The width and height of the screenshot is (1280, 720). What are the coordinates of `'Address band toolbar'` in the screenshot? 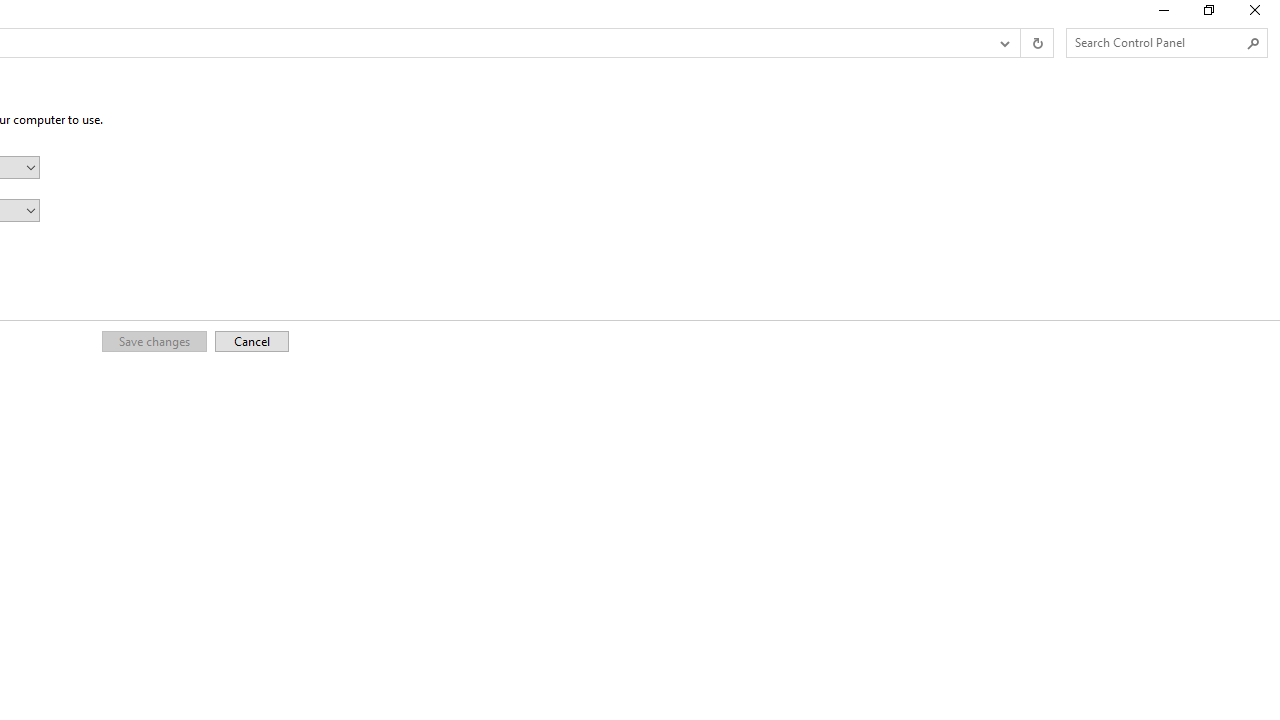 It's located at (1020, 43).